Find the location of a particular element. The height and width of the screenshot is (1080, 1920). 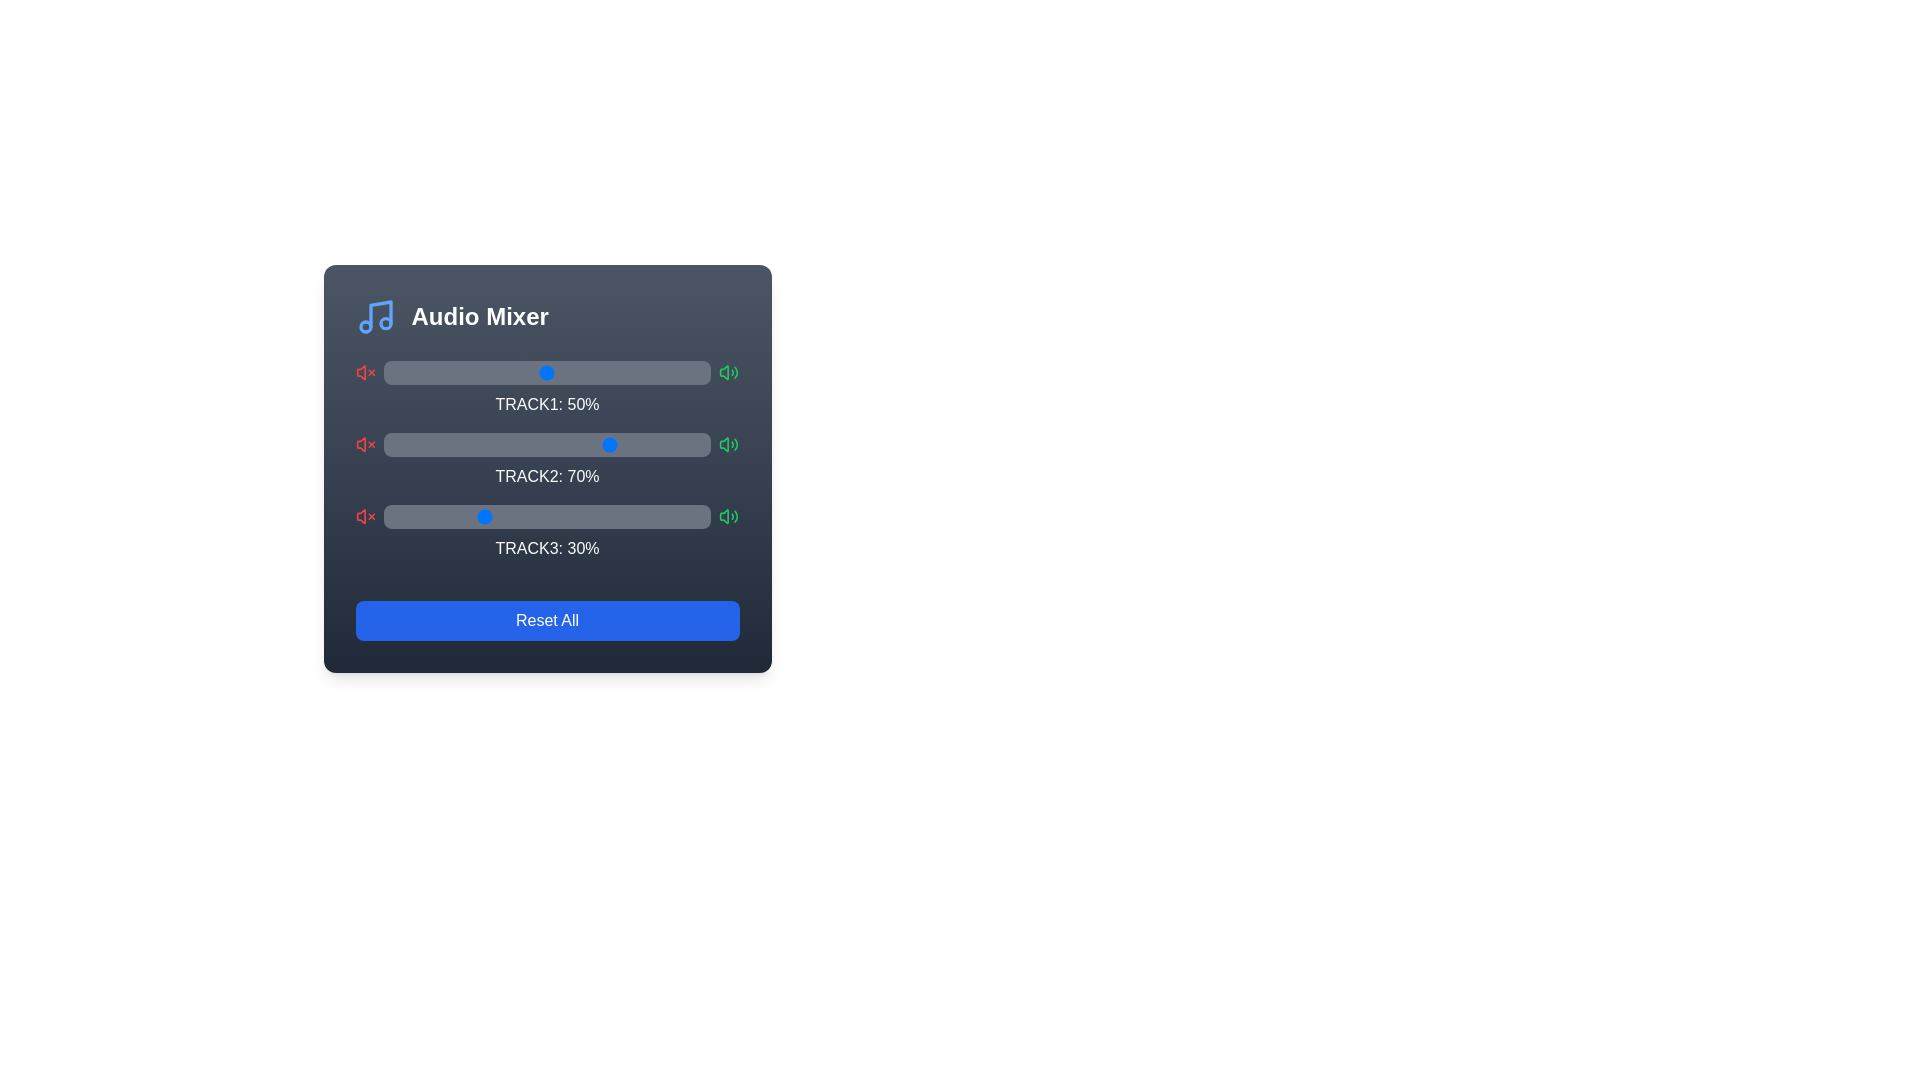

the loud icon for Track 2 is located at coordinates (728, 443).